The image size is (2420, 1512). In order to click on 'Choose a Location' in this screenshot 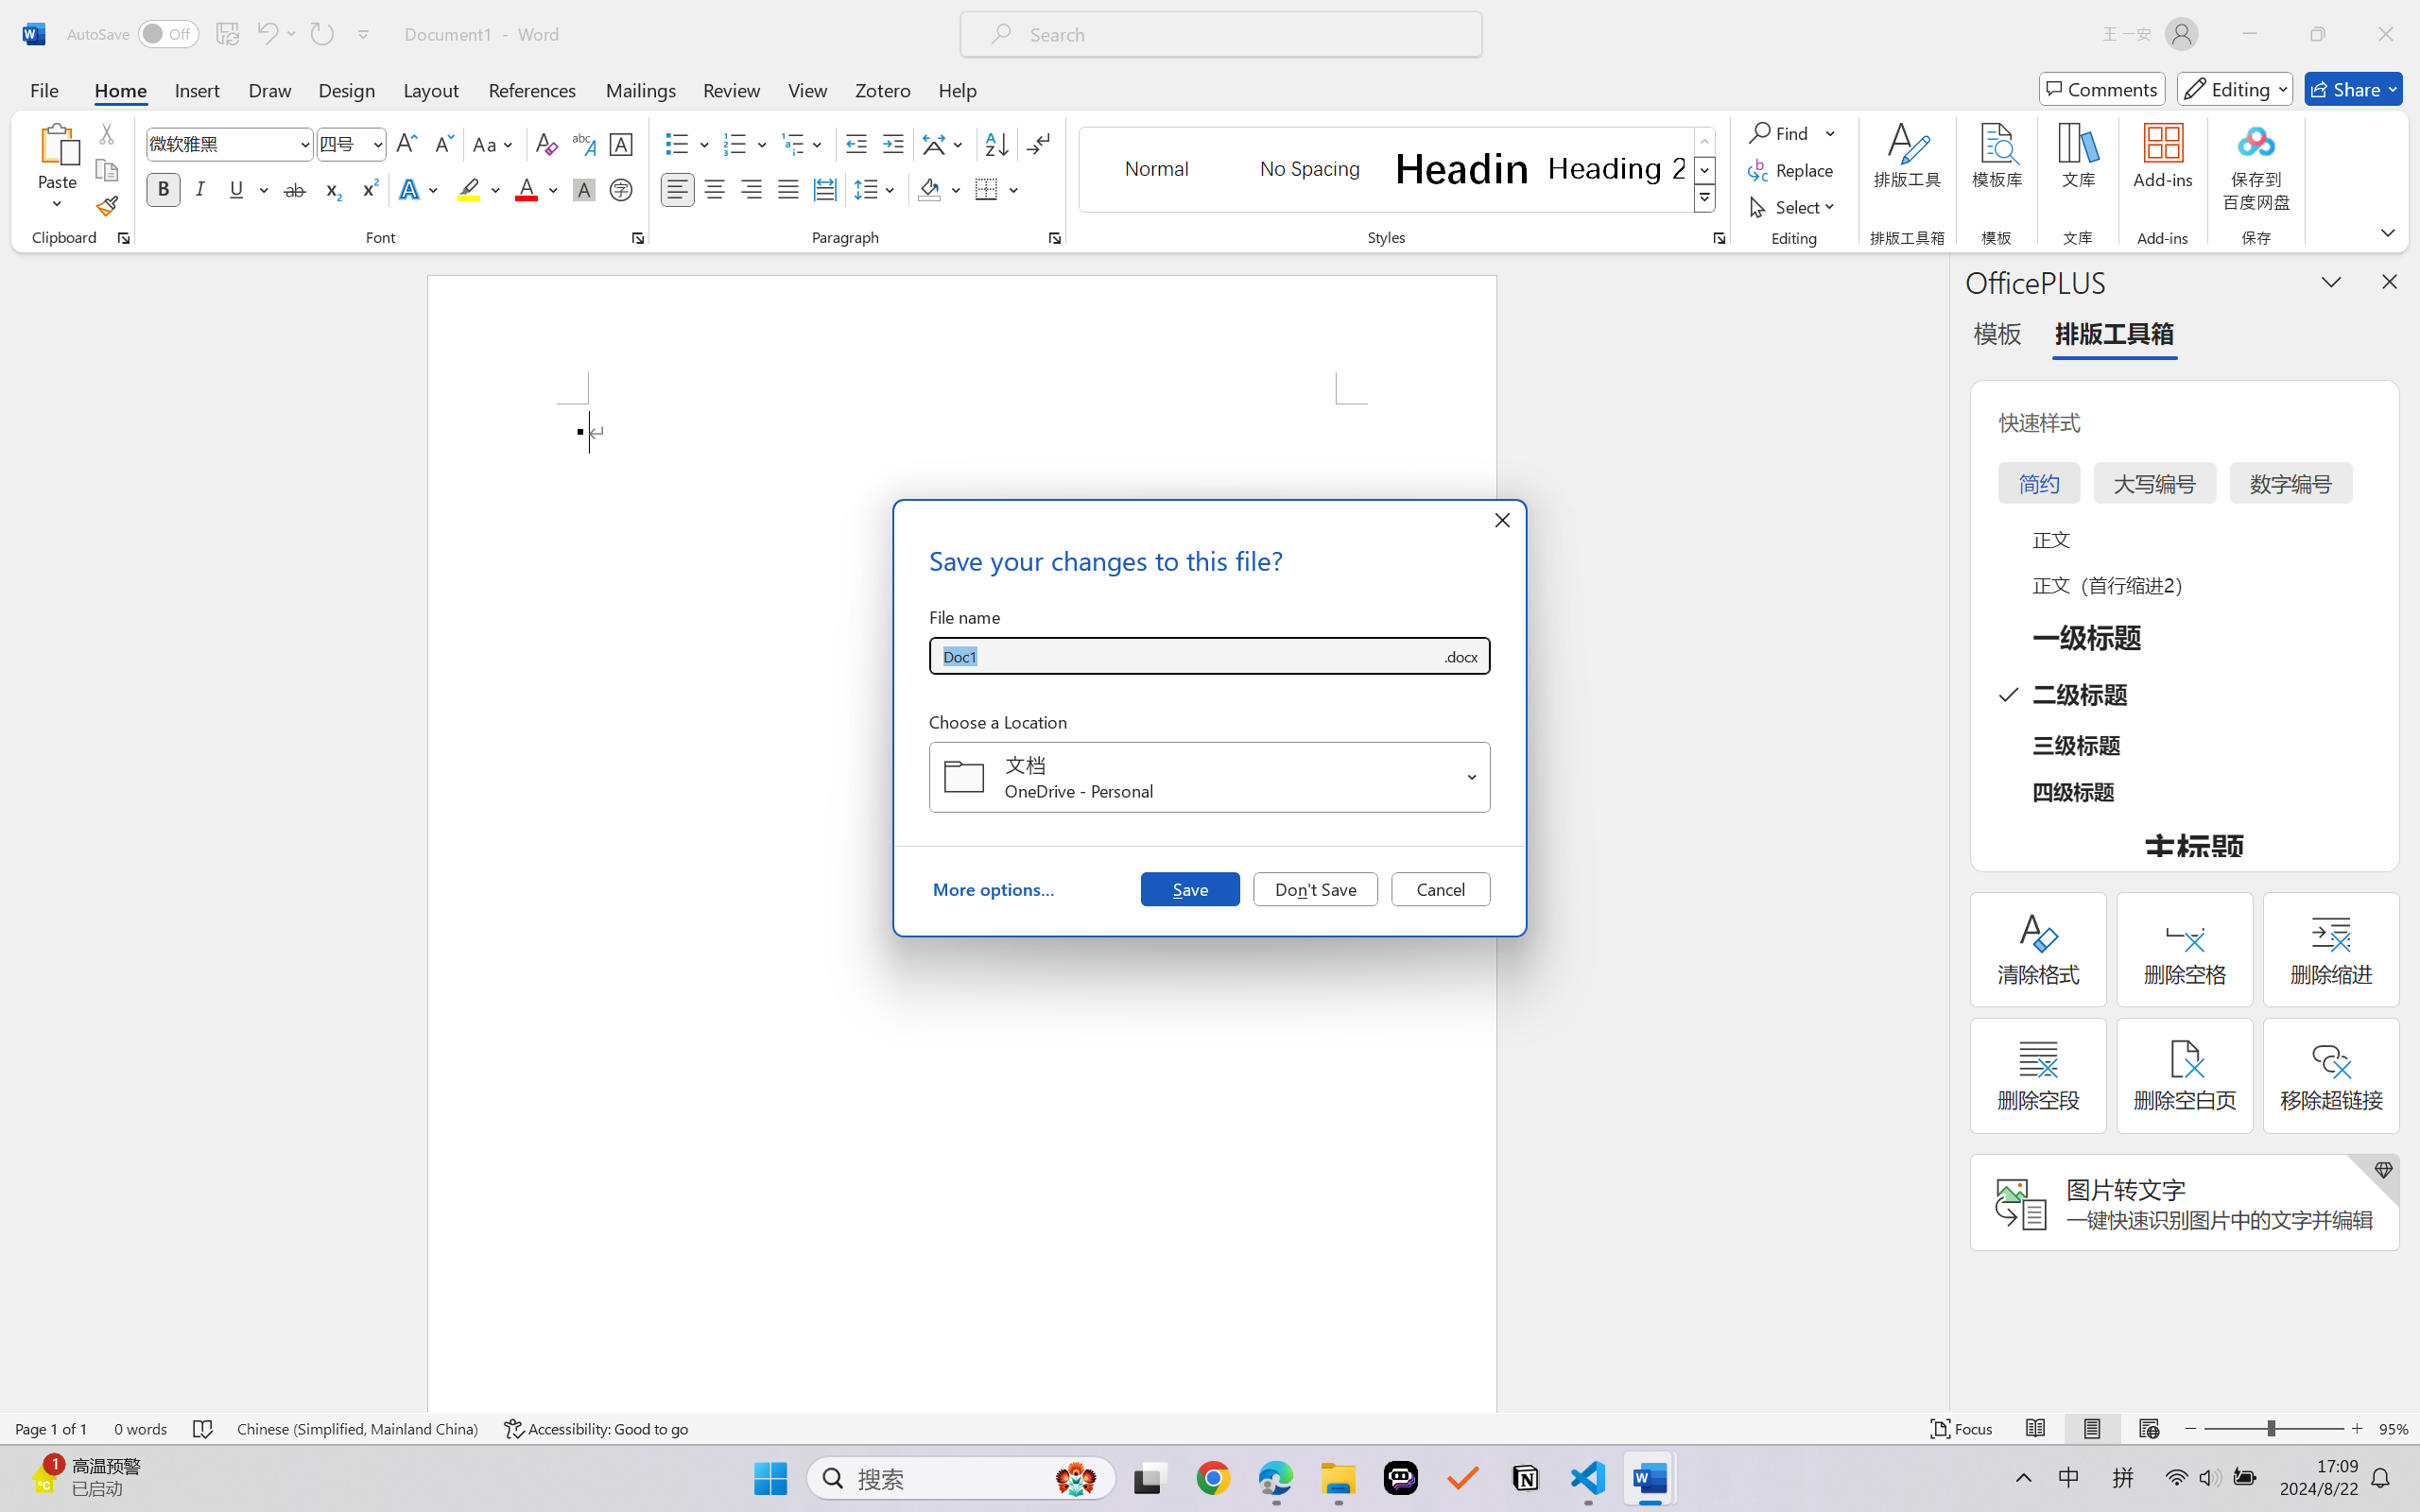, I will do `click(1210, 777)`.